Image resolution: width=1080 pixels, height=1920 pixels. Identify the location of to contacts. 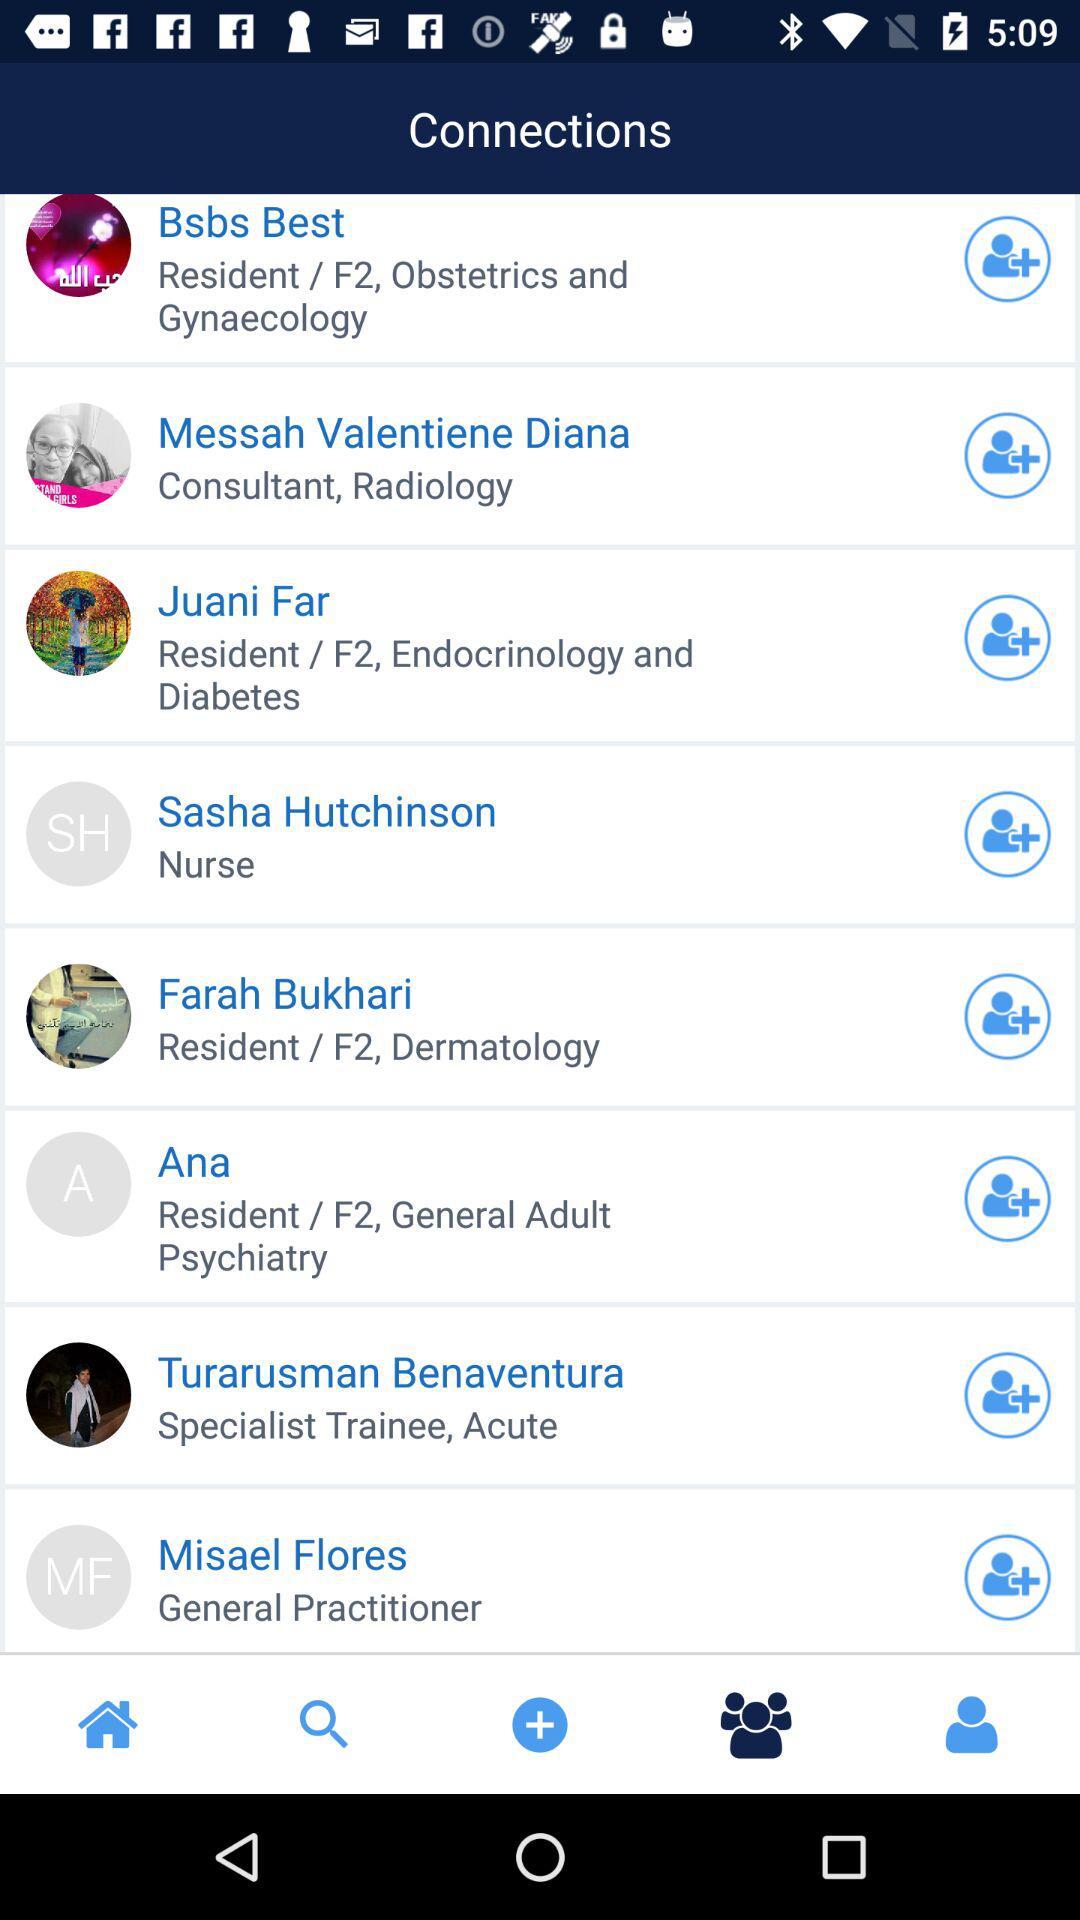
(1007, 636).